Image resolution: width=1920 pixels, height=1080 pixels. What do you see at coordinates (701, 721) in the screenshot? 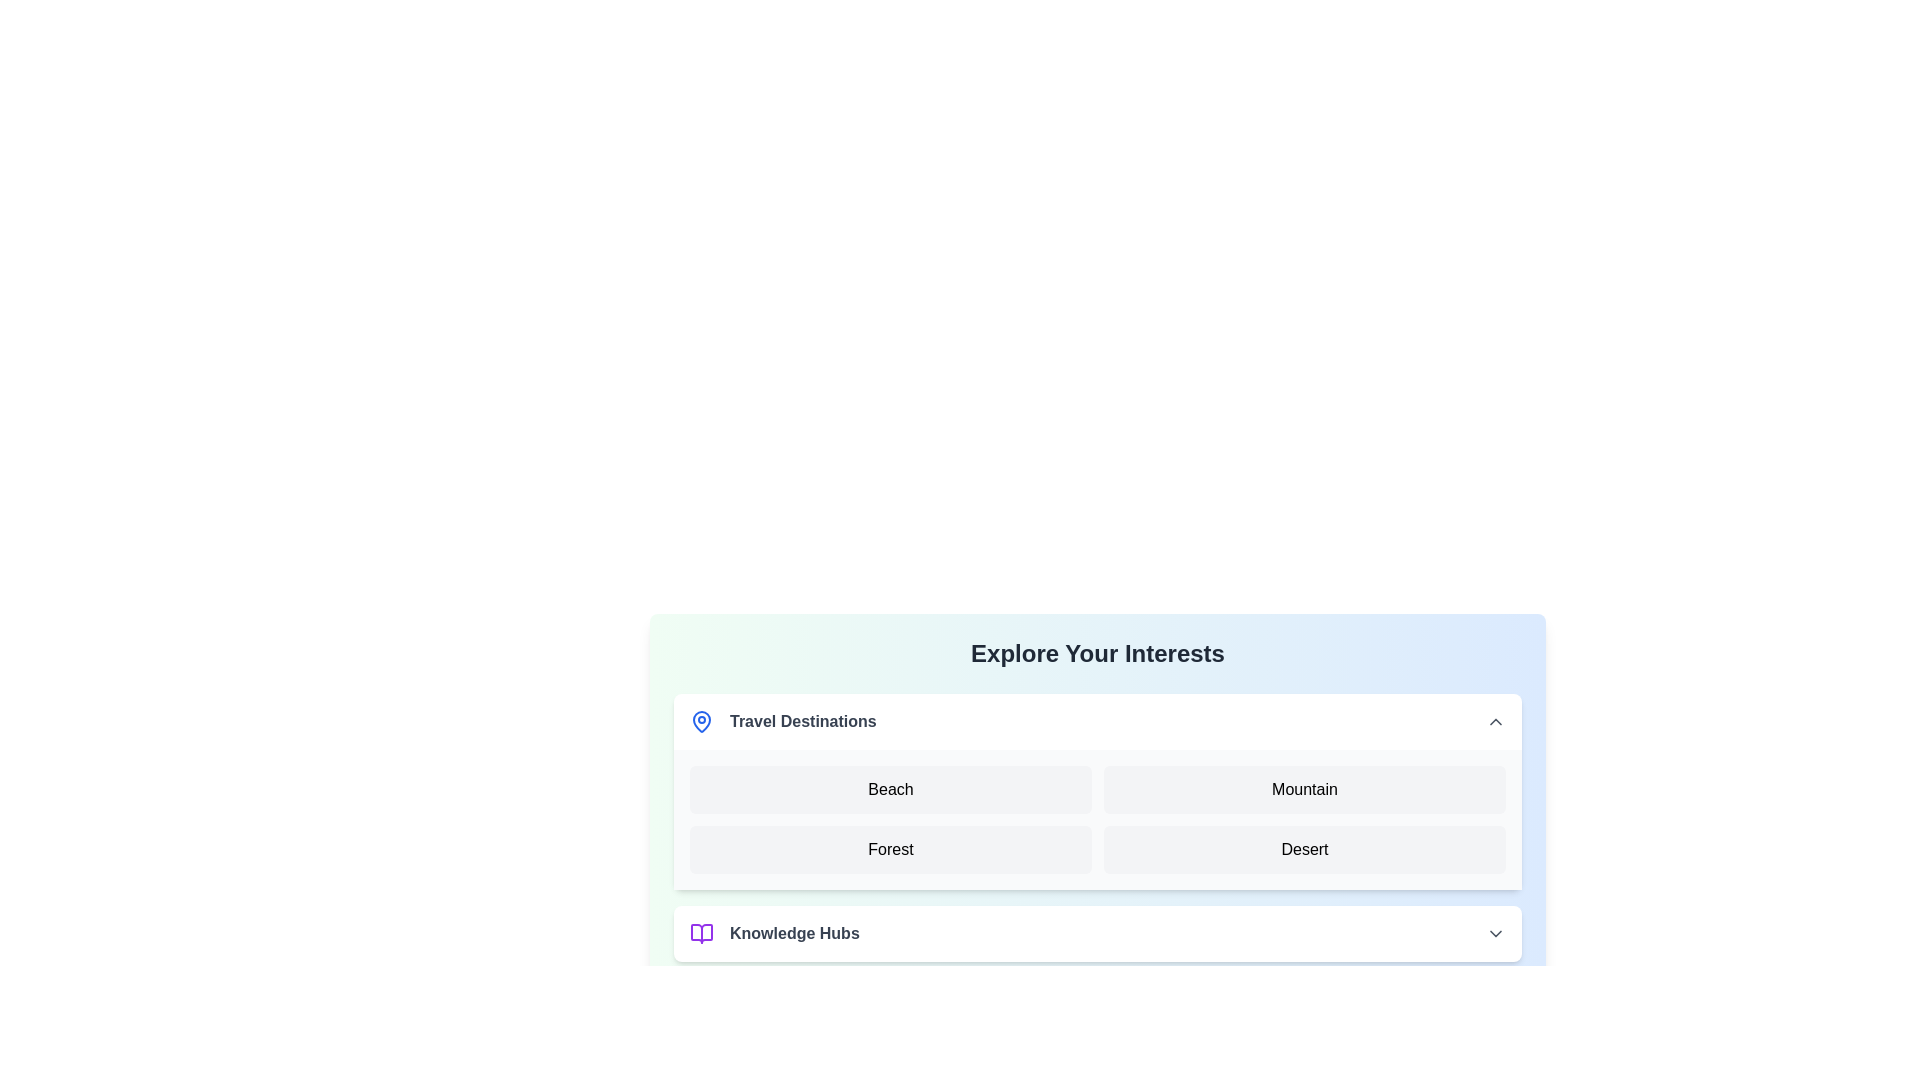
I see `the travel-related icon located to the left of the 'Travel Destinations' text` at bounding box center [701, 721].